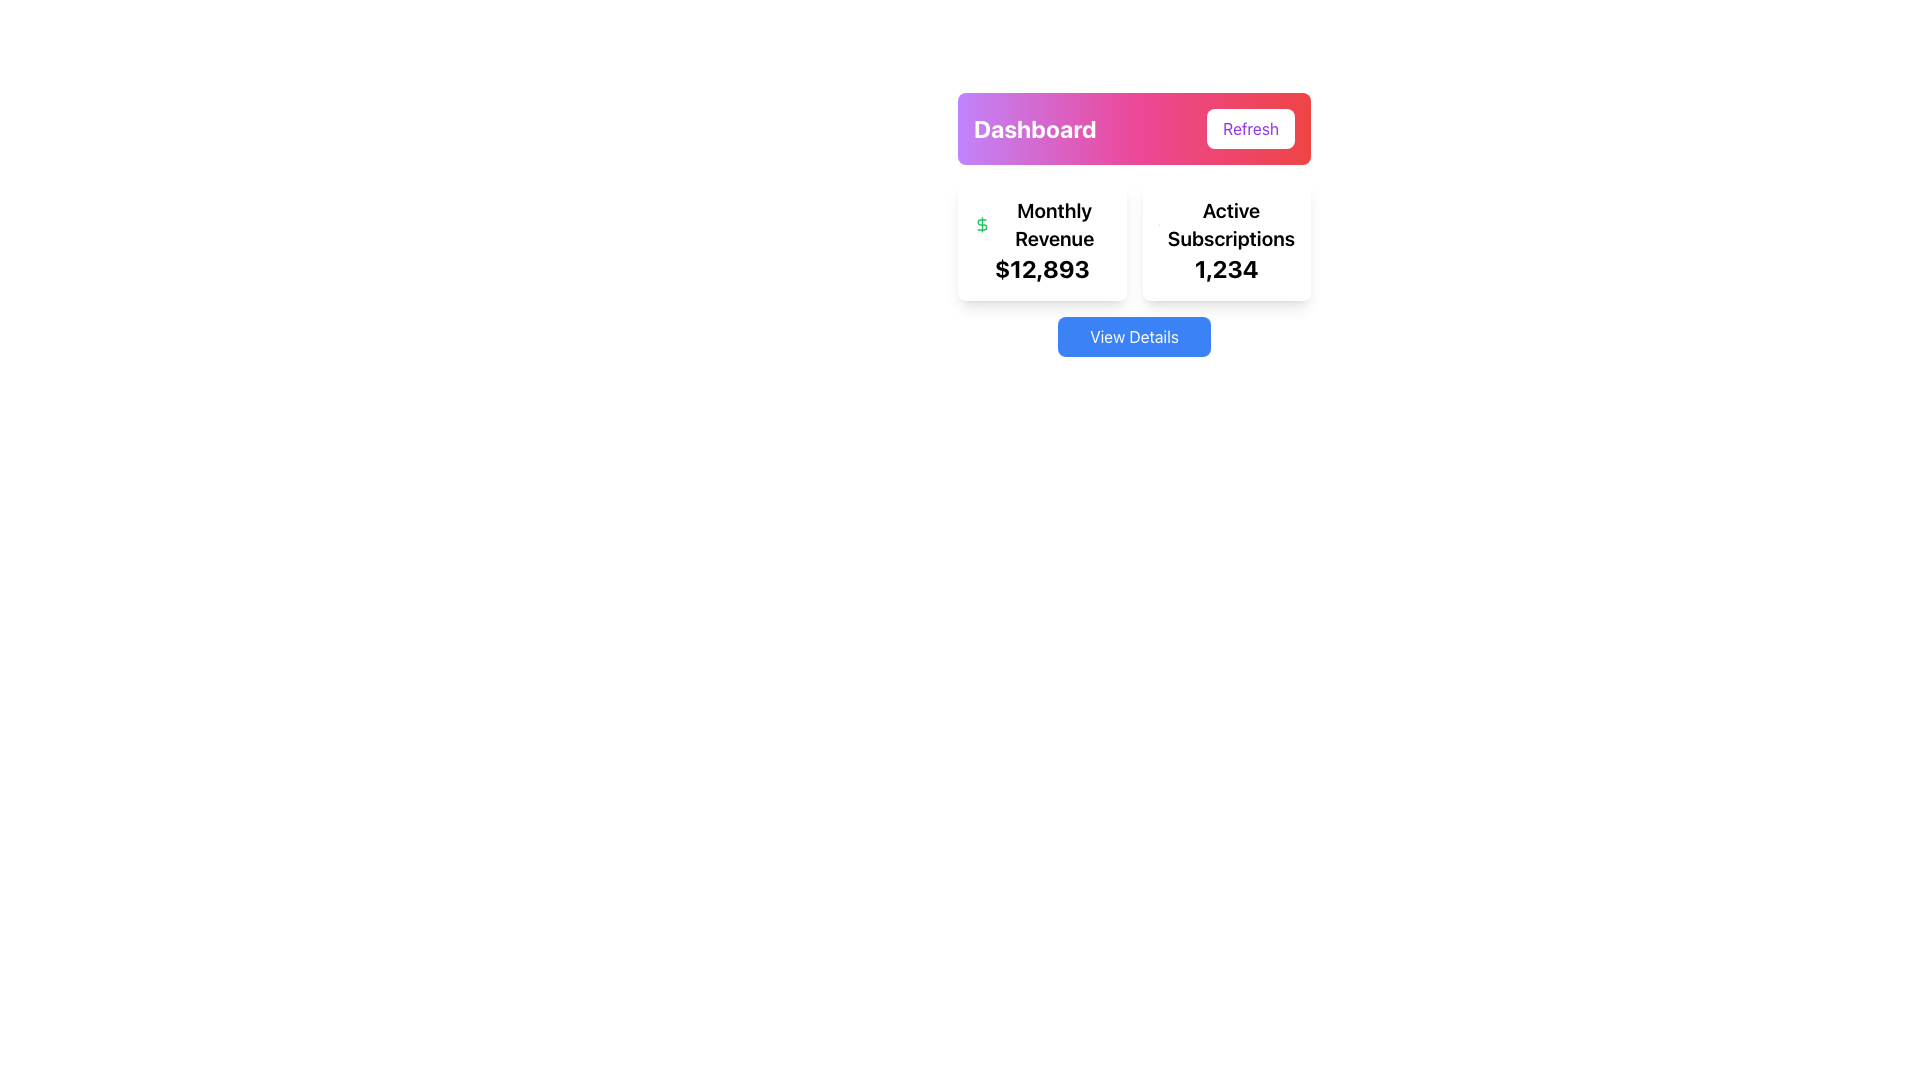 This screenshot has width=1920, height=1080. What do you see at coordinates (1053, 224) in the screenshot?
I see `the bold text label displaying 'Monthly Revenue', which is positioned below the '$' icon and above the value '$12,893' in the left half of the dashboard` at bounding box center [1053, 224].